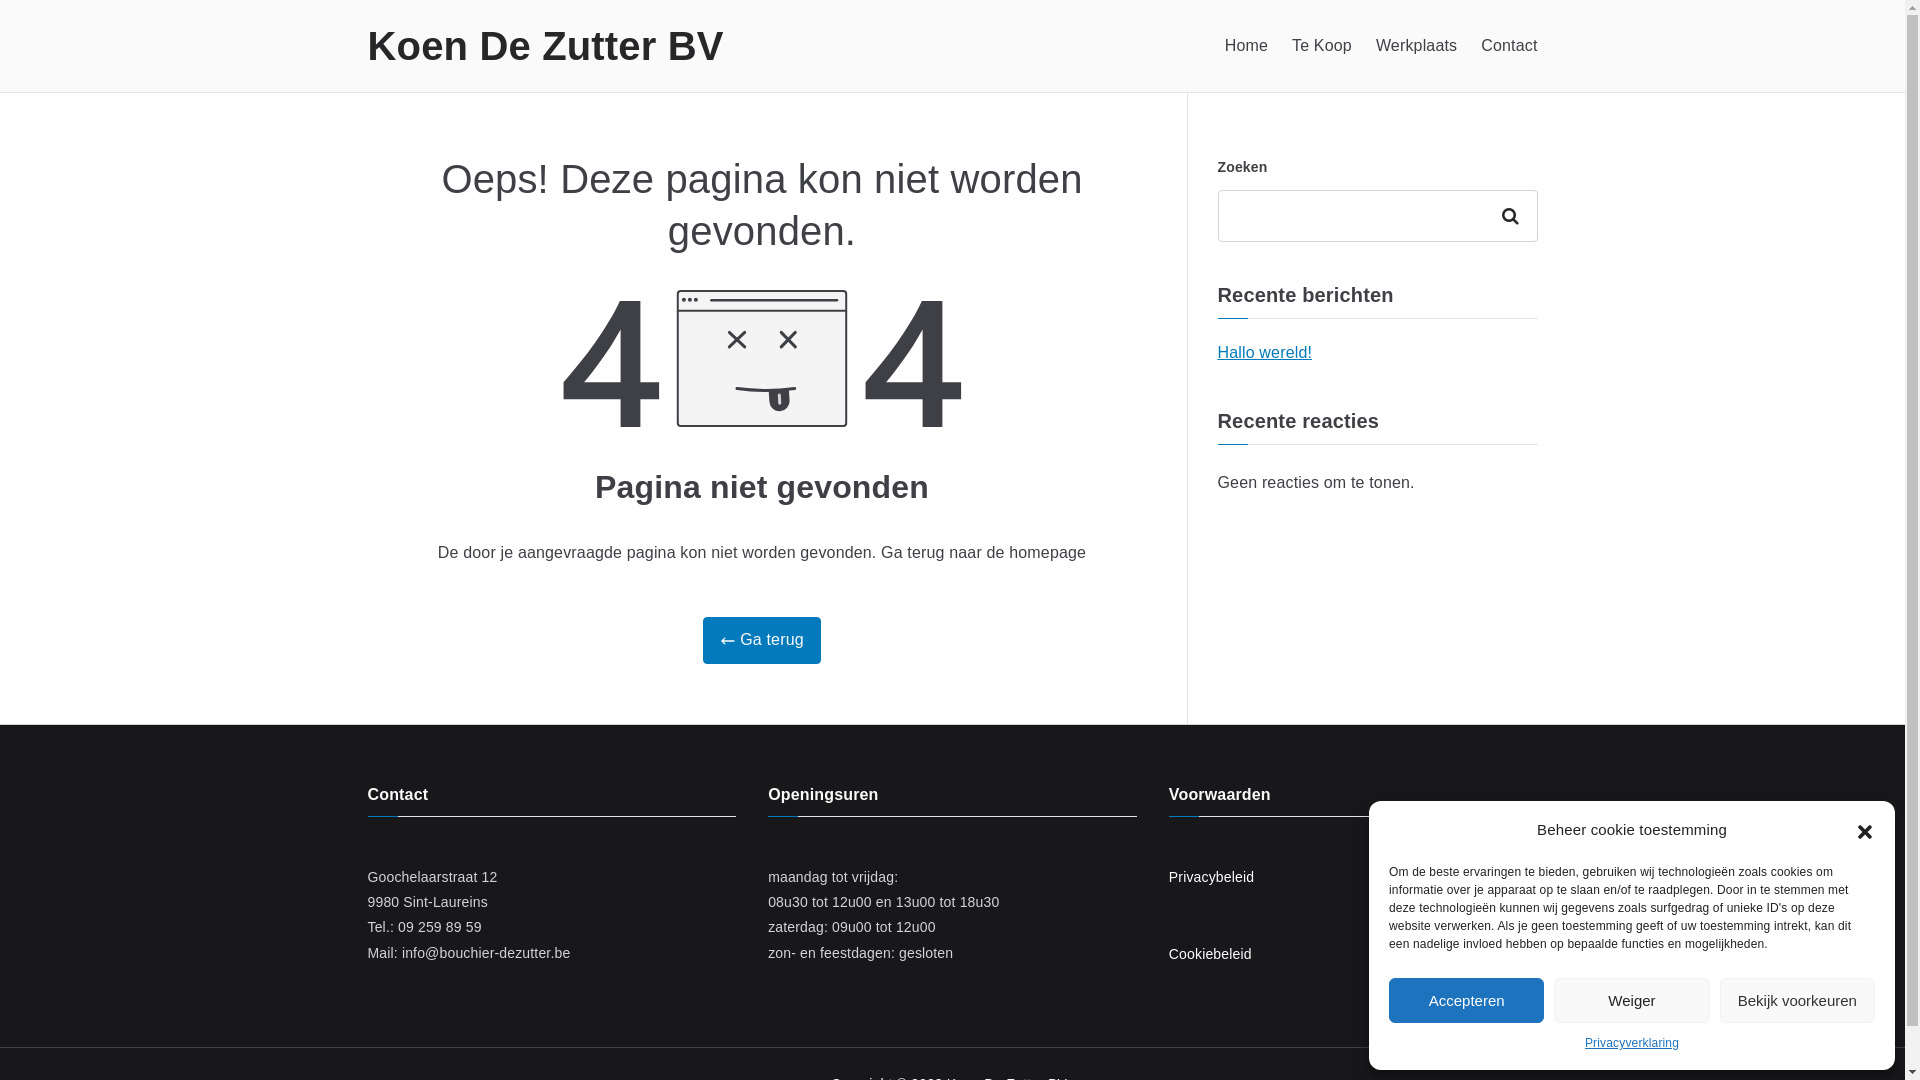 This screenshot has height=1080, width=1920. Describe the element at coordinates (1466, 1000) in the screenshot. I see `'Accepteren'` at that location.